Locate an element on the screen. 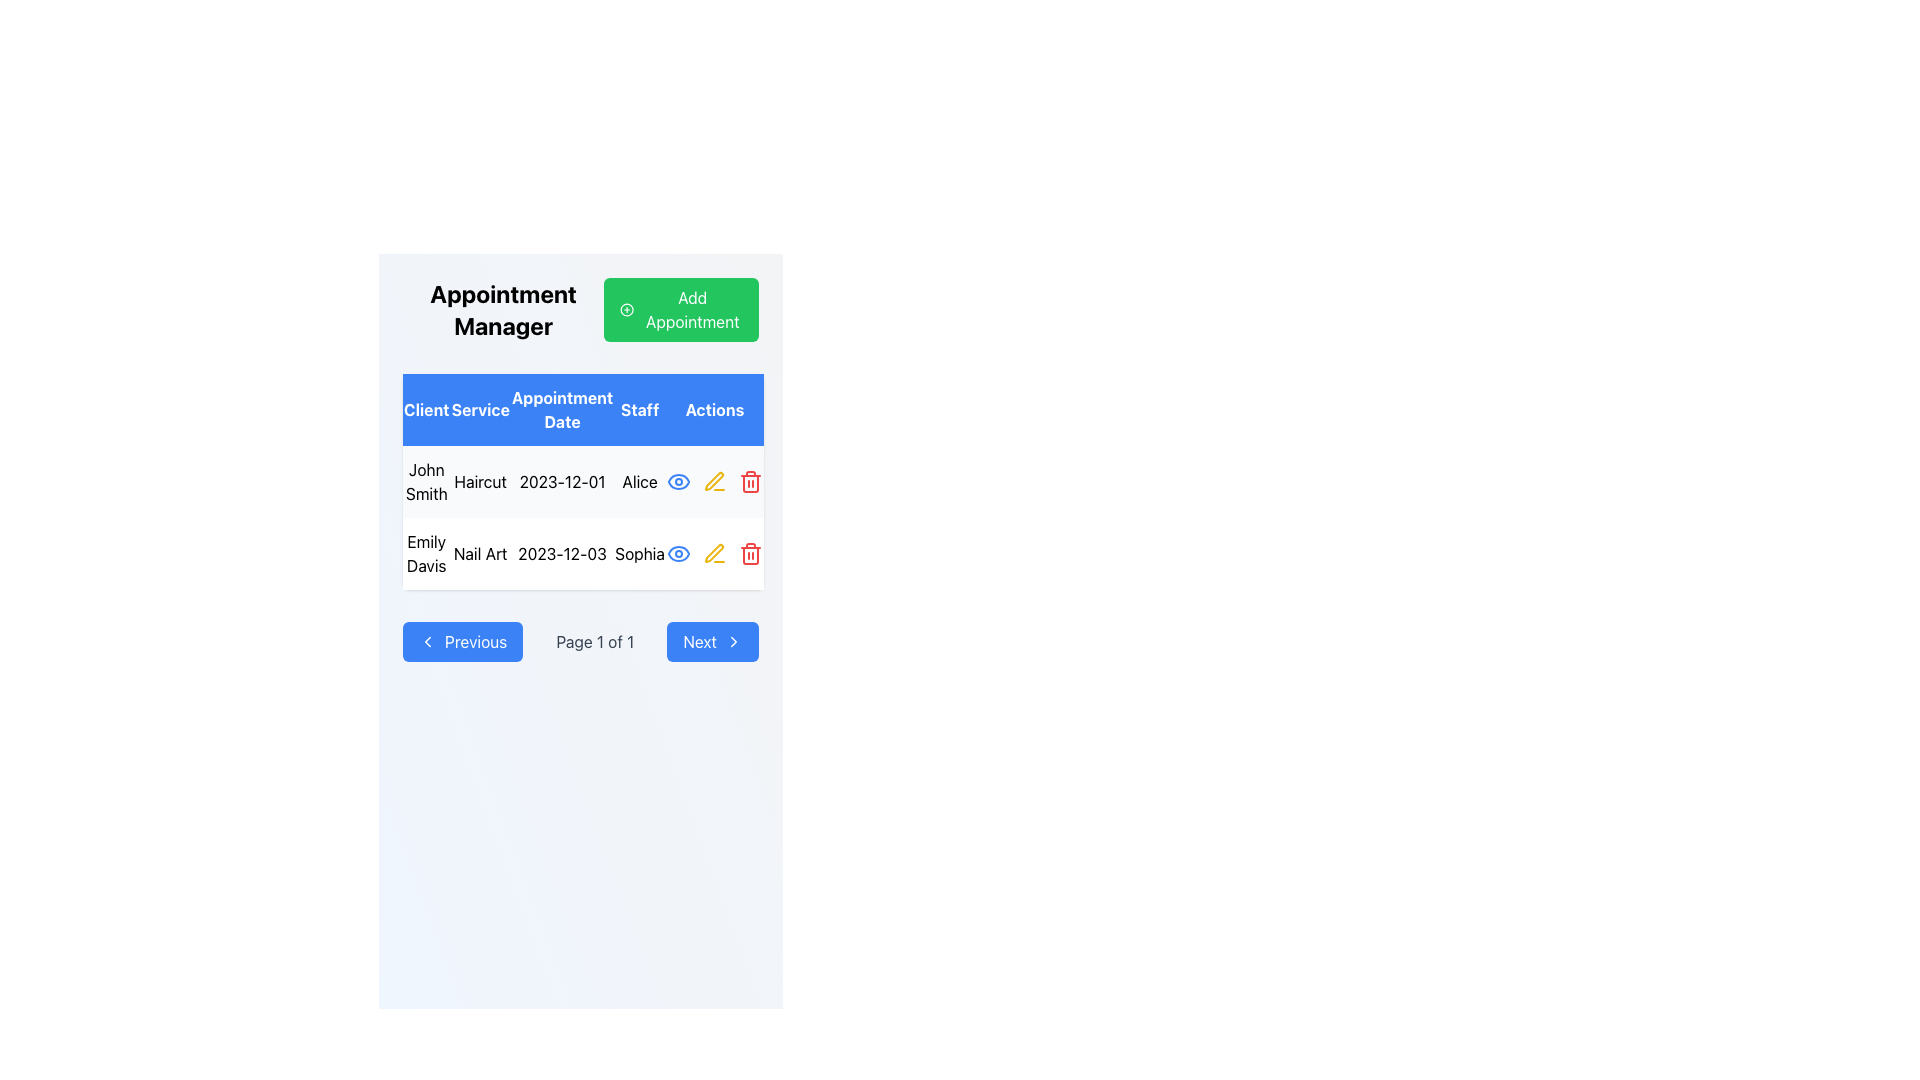  date displayed in the Text Display element located under the 'Appointment Date' column in the second row of the table, which shows '2023-12-01' is located at coordinates (561, 482).